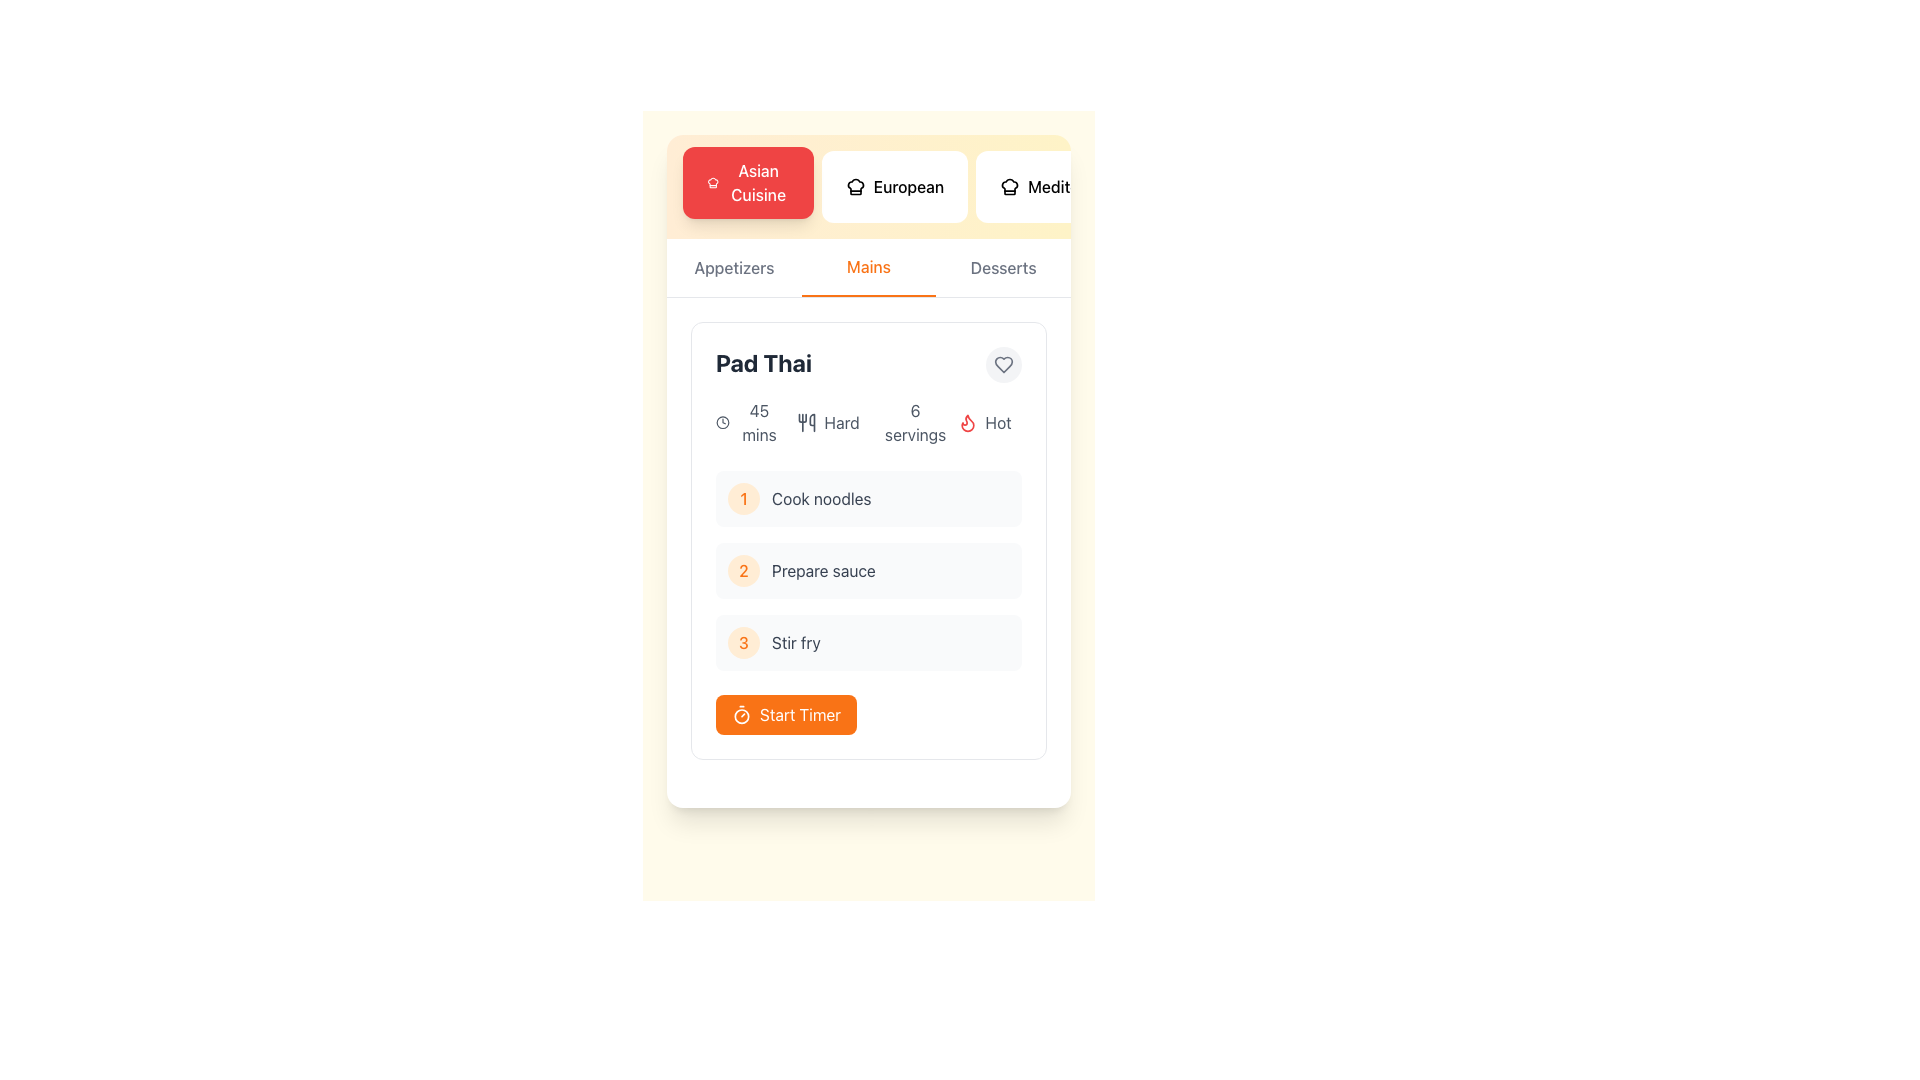 The image size is (1920, 1080). I want to click on the Static Text Label that displays the number of servings for the Pad Thai recipe, positioned between the 'Hard' and 'Hot' labels, so click(908, 422).